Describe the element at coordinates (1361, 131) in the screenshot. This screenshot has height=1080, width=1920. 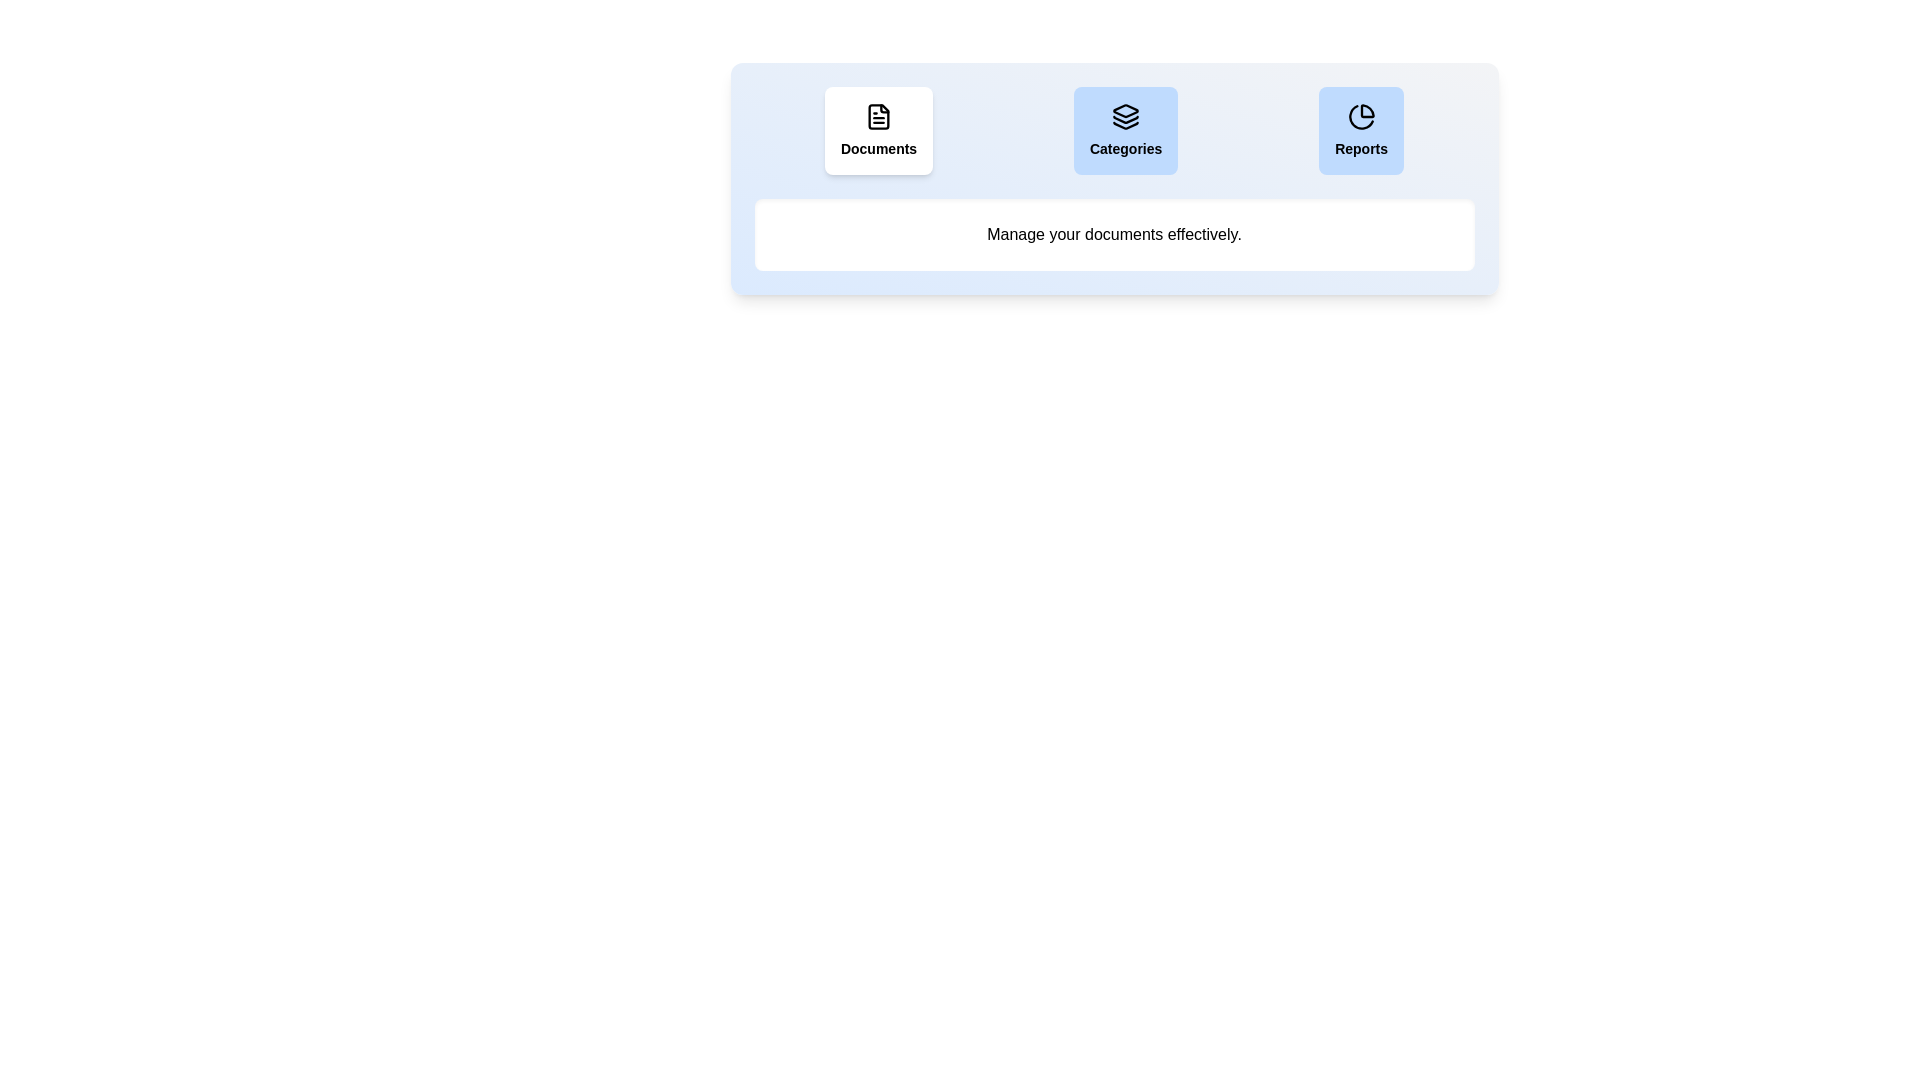
I see `the Reports tab to observe visual feedback` at that location.